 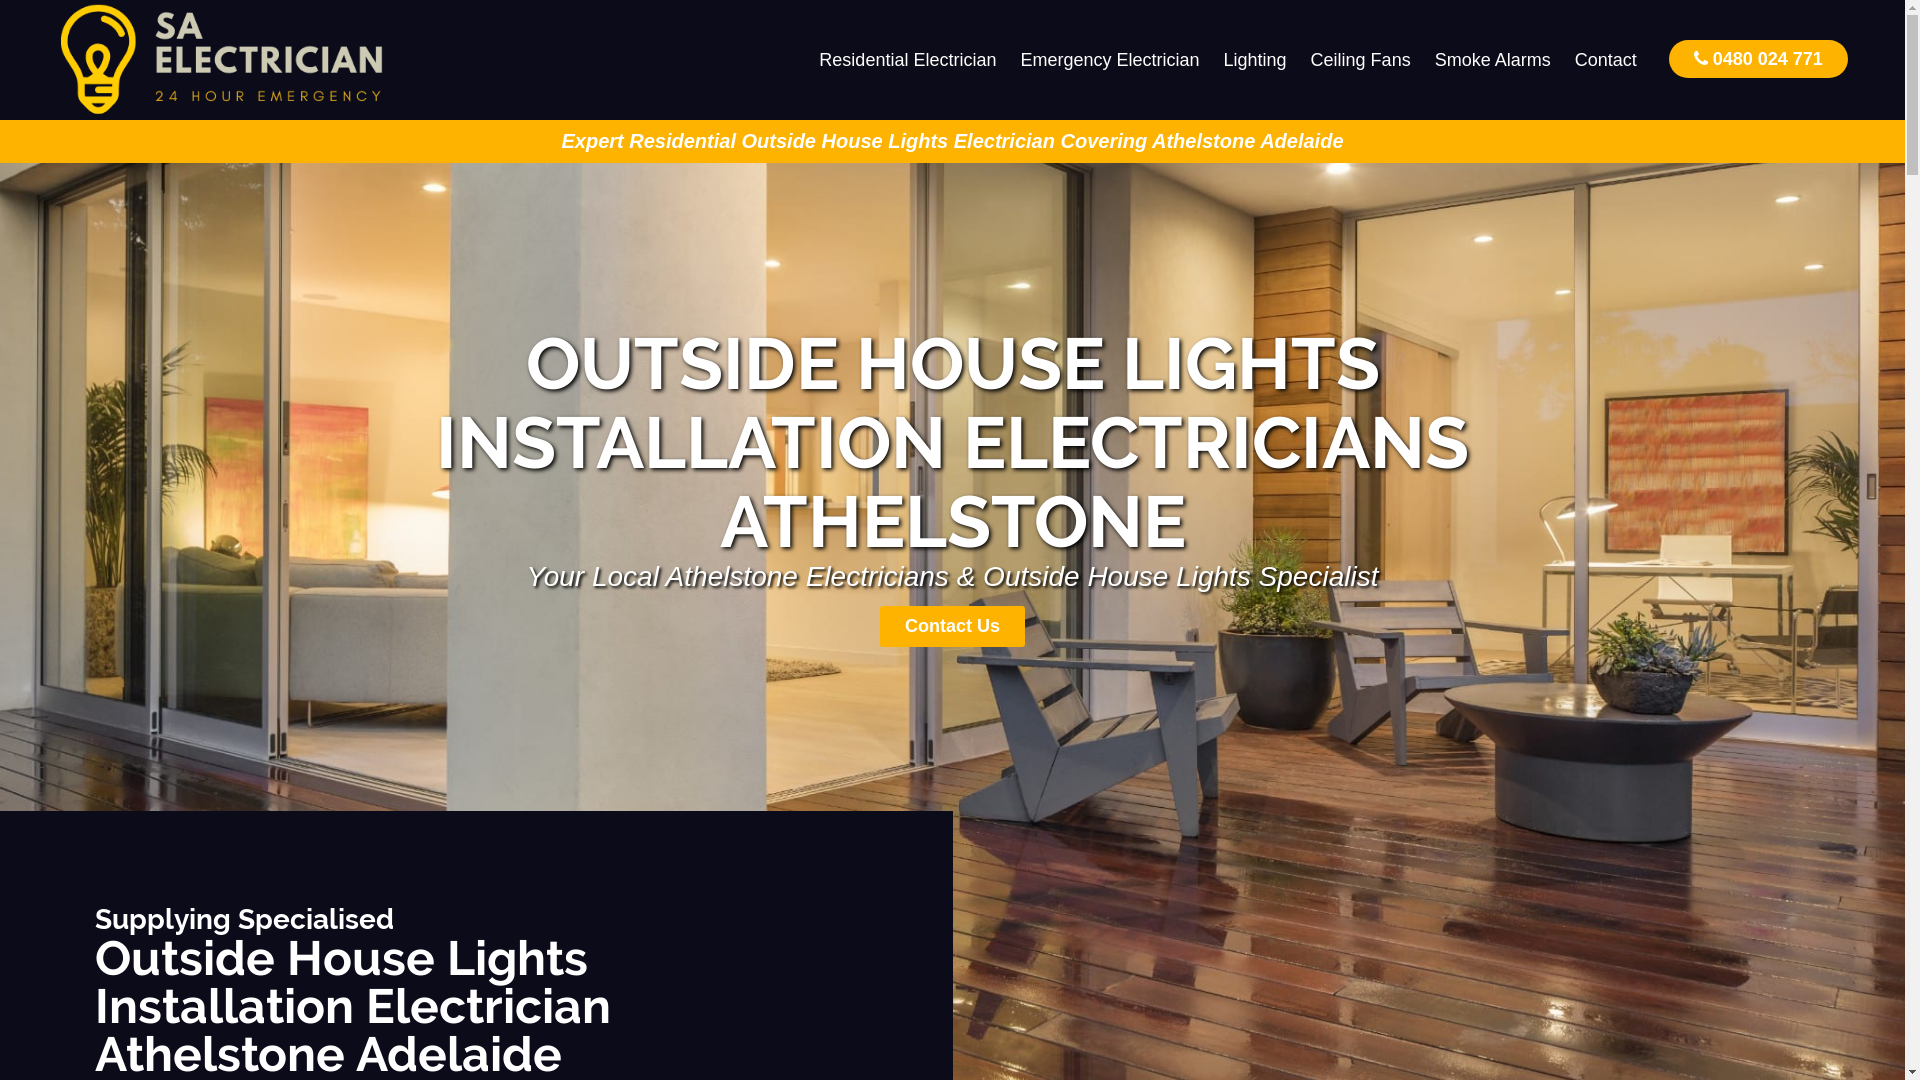 I want to click on 'Lighting', so click(x=1254, y=59).